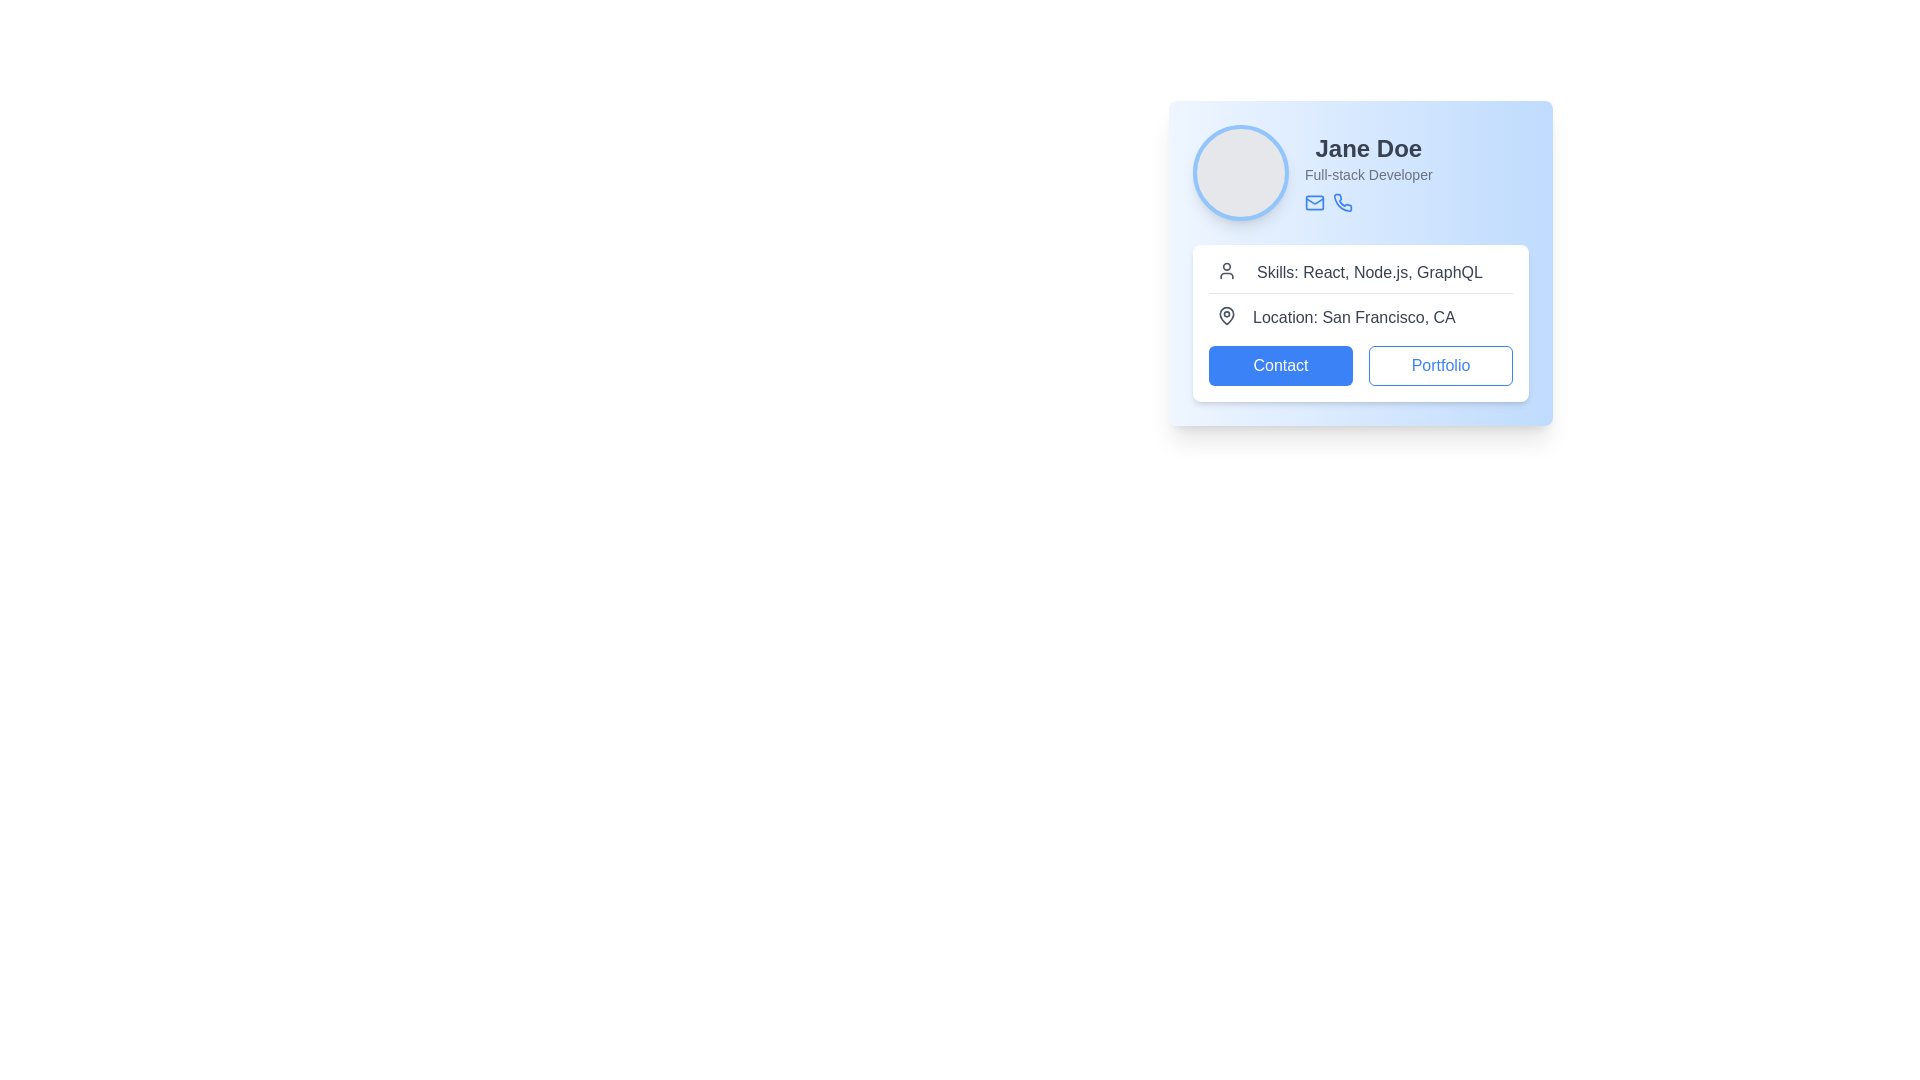 This screenshot has height=1080, width=1920. What do you see at coordinates (1226, 315) in the screenshot?
I see `the SVG-based map pin icon located to the left of the text 'Location: San Francisco, CA' within the card interface` at bounding box center [1226, 315].